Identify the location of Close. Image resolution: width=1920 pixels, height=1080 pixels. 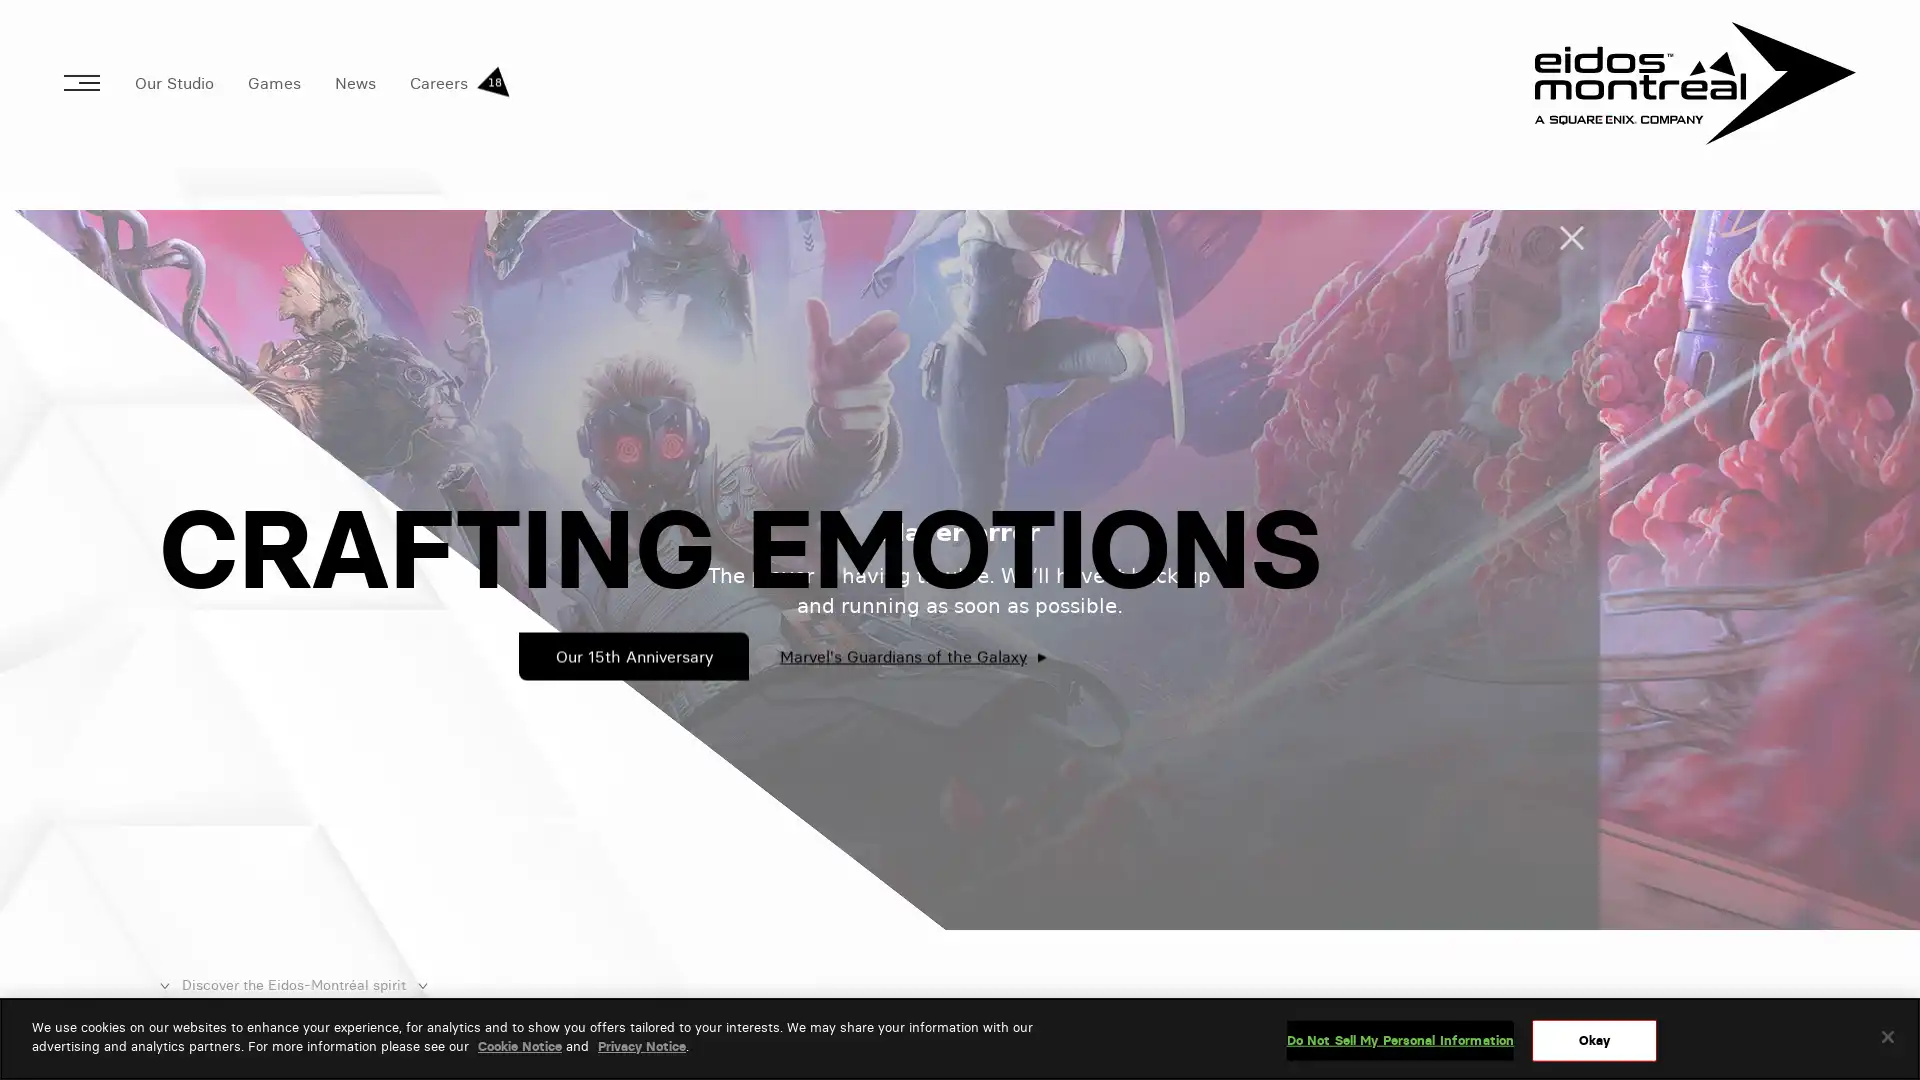
(1886, 1035).